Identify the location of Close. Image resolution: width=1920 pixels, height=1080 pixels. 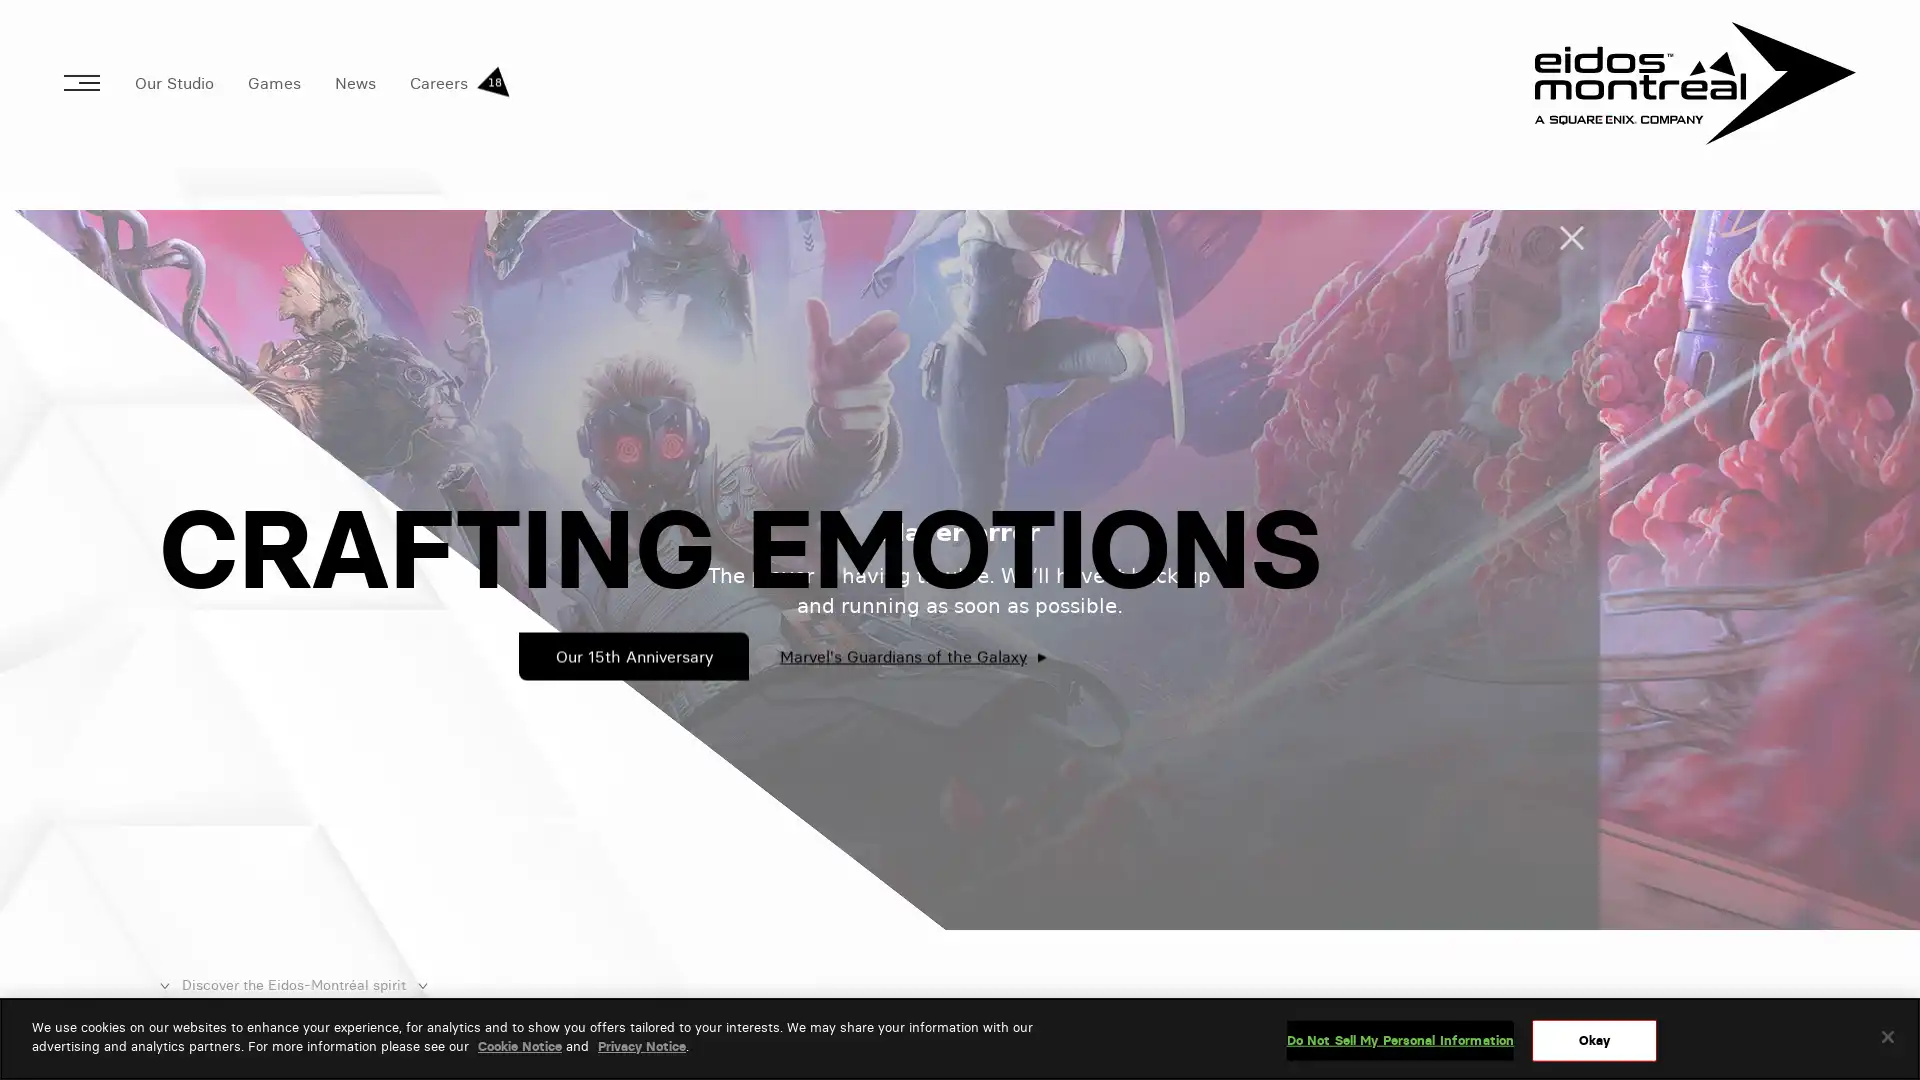
(1886, 1035).